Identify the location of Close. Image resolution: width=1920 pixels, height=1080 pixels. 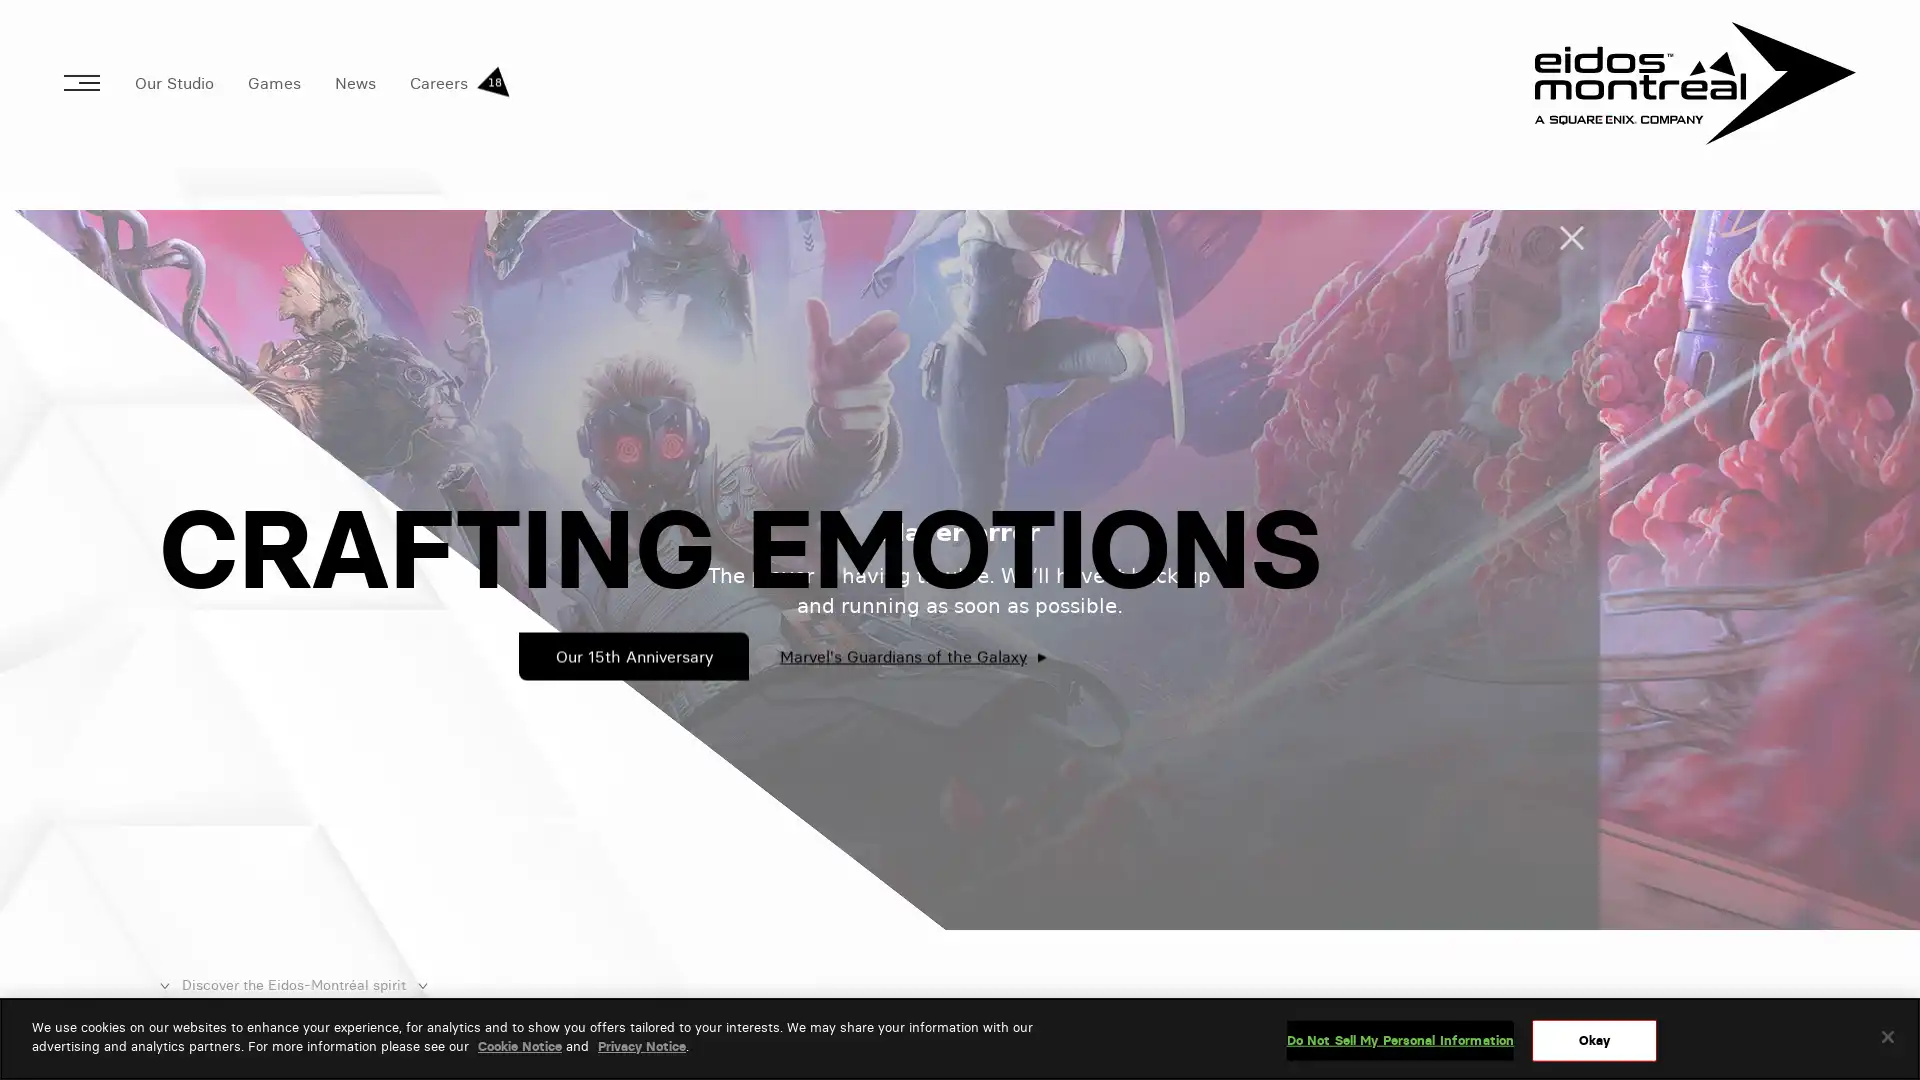
(1886, 1035).